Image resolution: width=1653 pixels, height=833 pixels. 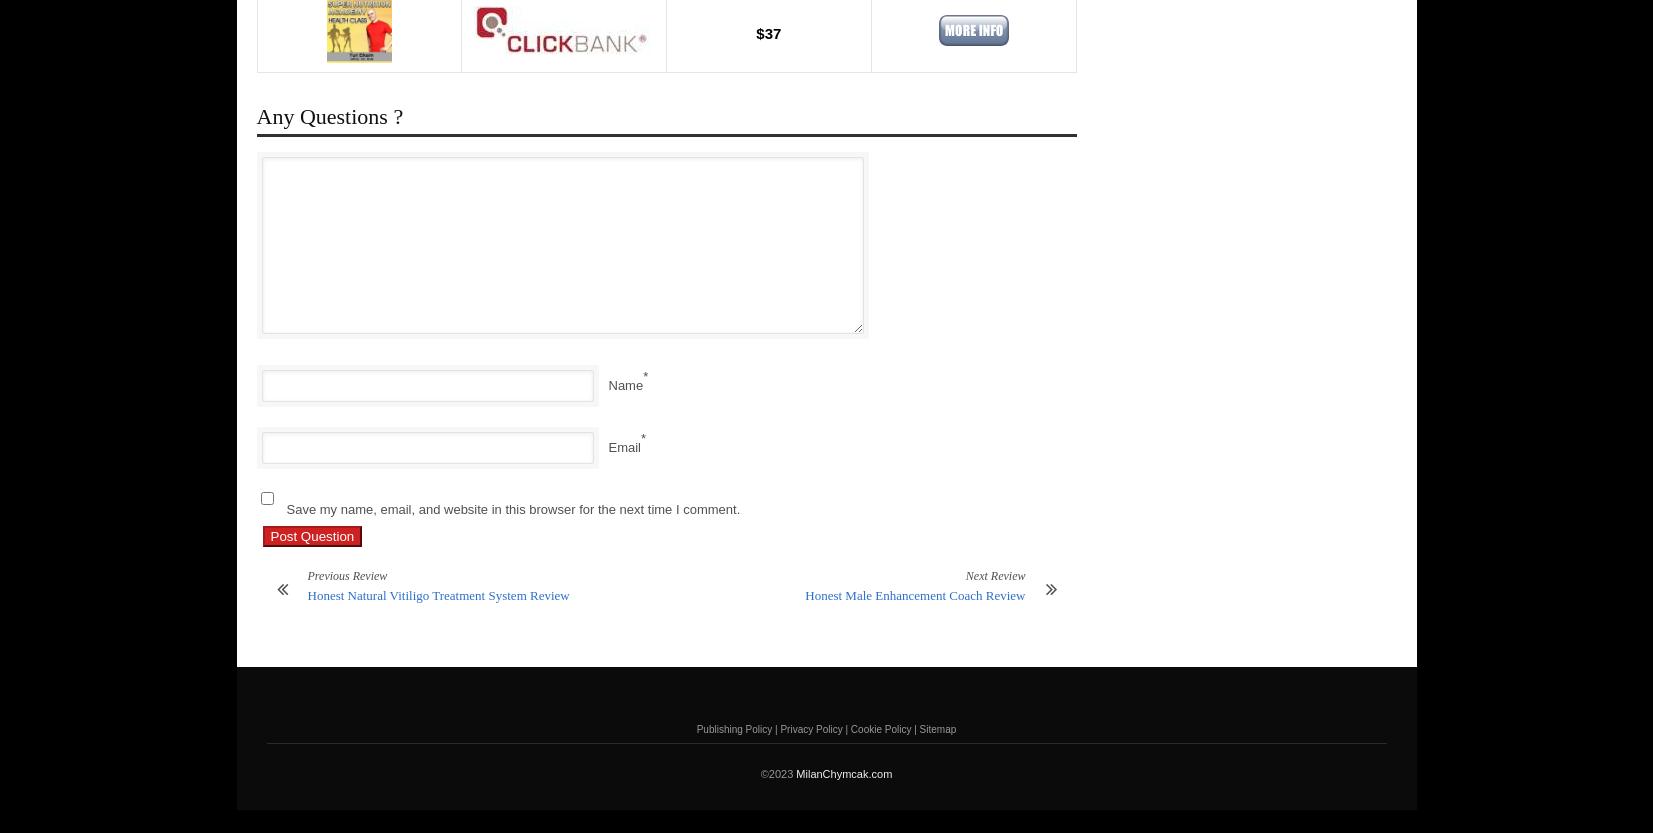 What do you see at coordinates (255, 114) in the screenshot?
I see `'Any Questions ?'` at bounding box center [255, 114].